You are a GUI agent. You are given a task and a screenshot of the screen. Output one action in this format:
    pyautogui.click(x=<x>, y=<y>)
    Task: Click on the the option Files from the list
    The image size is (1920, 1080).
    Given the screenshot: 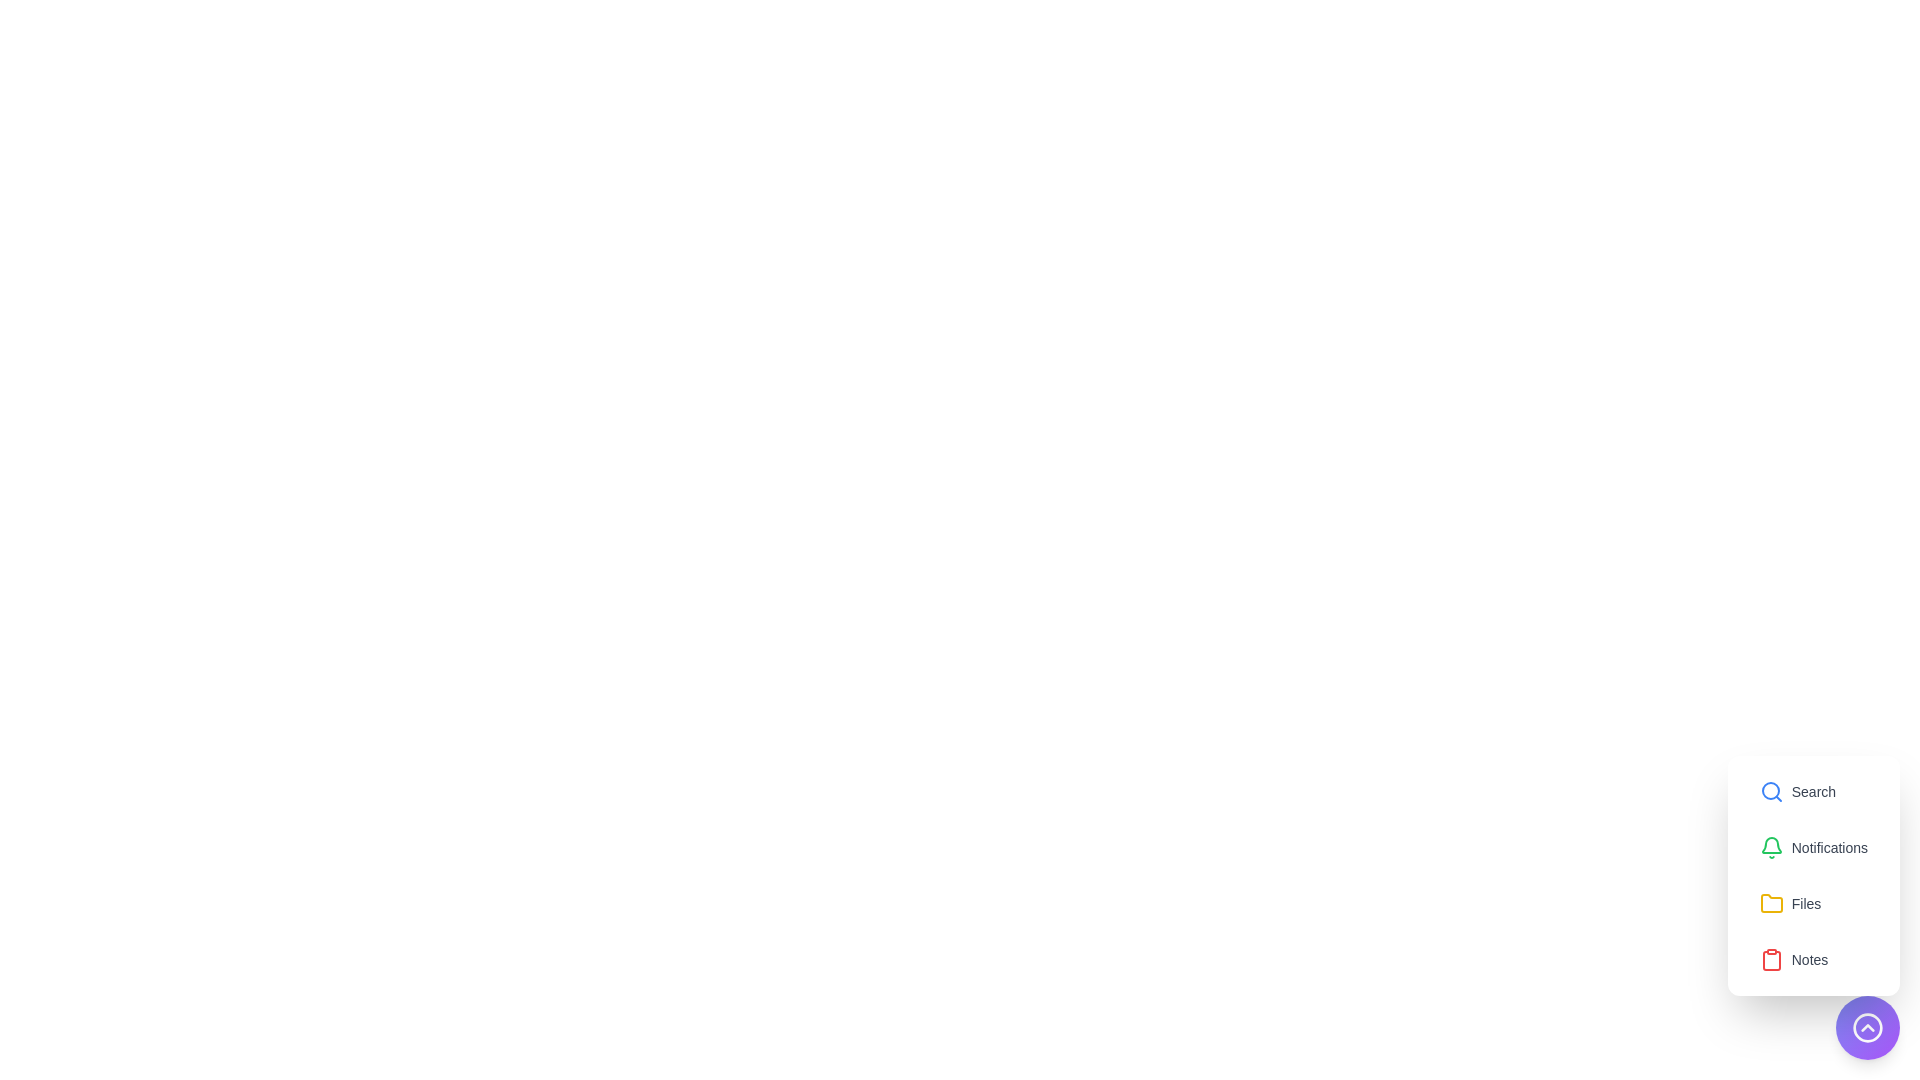 What is the action you would take?
    pyautogui.click(x=1790, y=903)
    